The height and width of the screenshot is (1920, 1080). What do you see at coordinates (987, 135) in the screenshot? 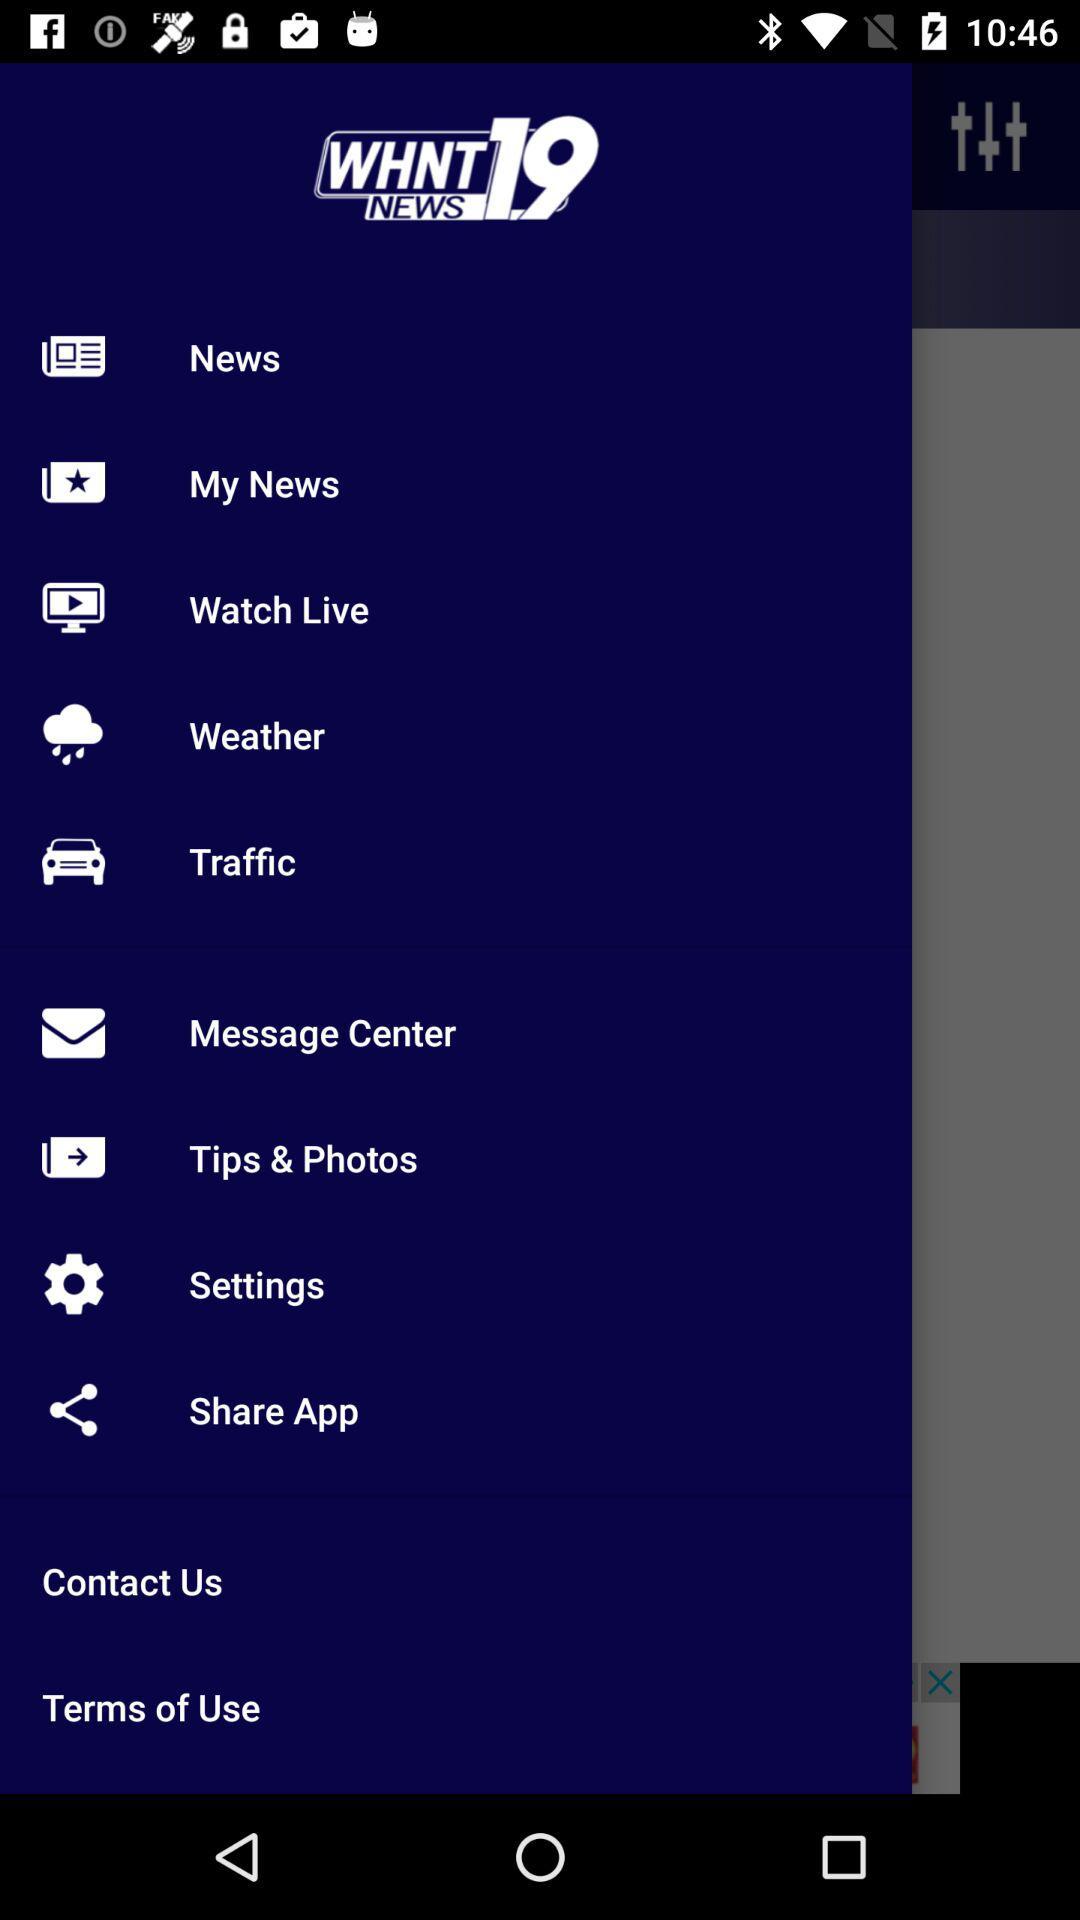
I see `the sliders icon` at bounding box center [987, 135].